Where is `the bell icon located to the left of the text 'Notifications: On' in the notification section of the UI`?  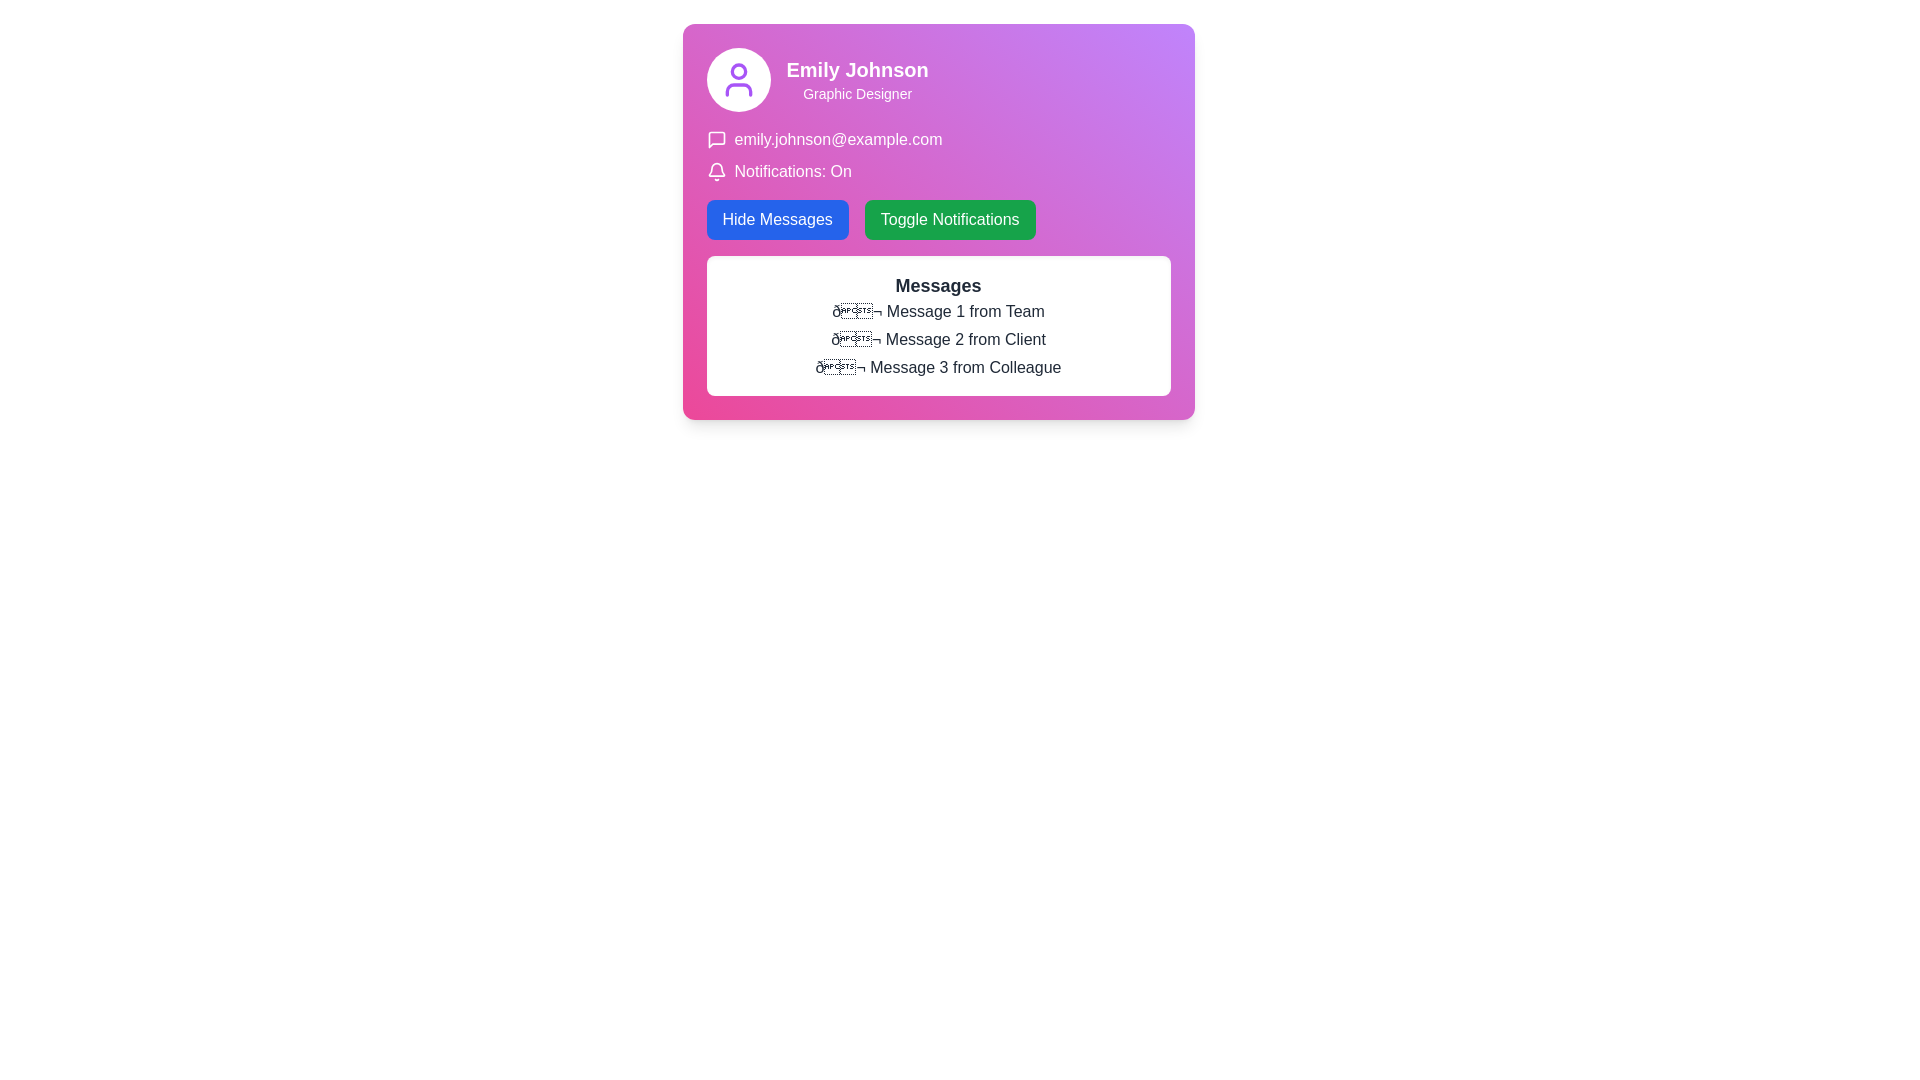
the bell icon located to the left of the text 'Notifications: On' in the notification section of the UI is located at coordinates (716, 171).